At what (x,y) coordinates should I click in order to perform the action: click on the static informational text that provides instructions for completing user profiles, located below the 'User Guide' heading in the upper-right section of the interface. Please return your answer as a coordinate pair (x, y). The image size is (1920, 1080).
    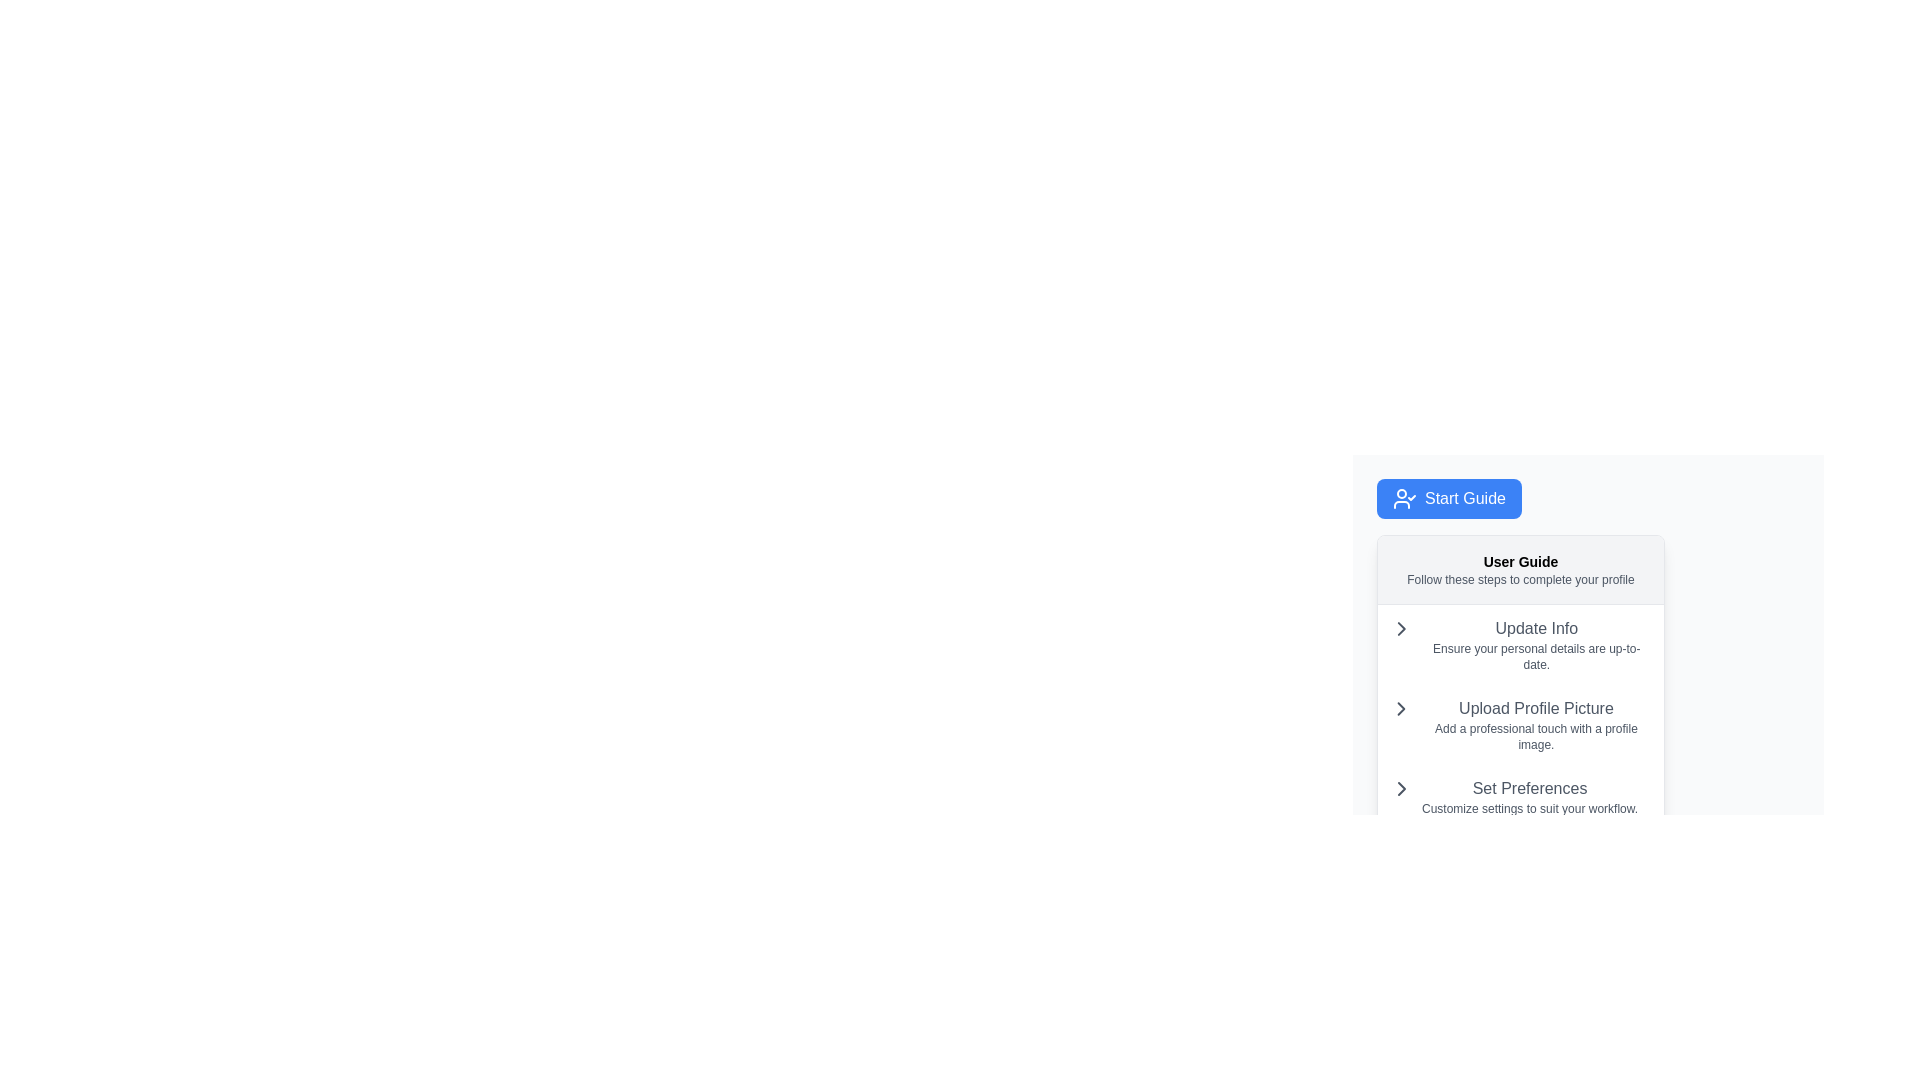
    Looking at the image, I should click on (1520, 579).